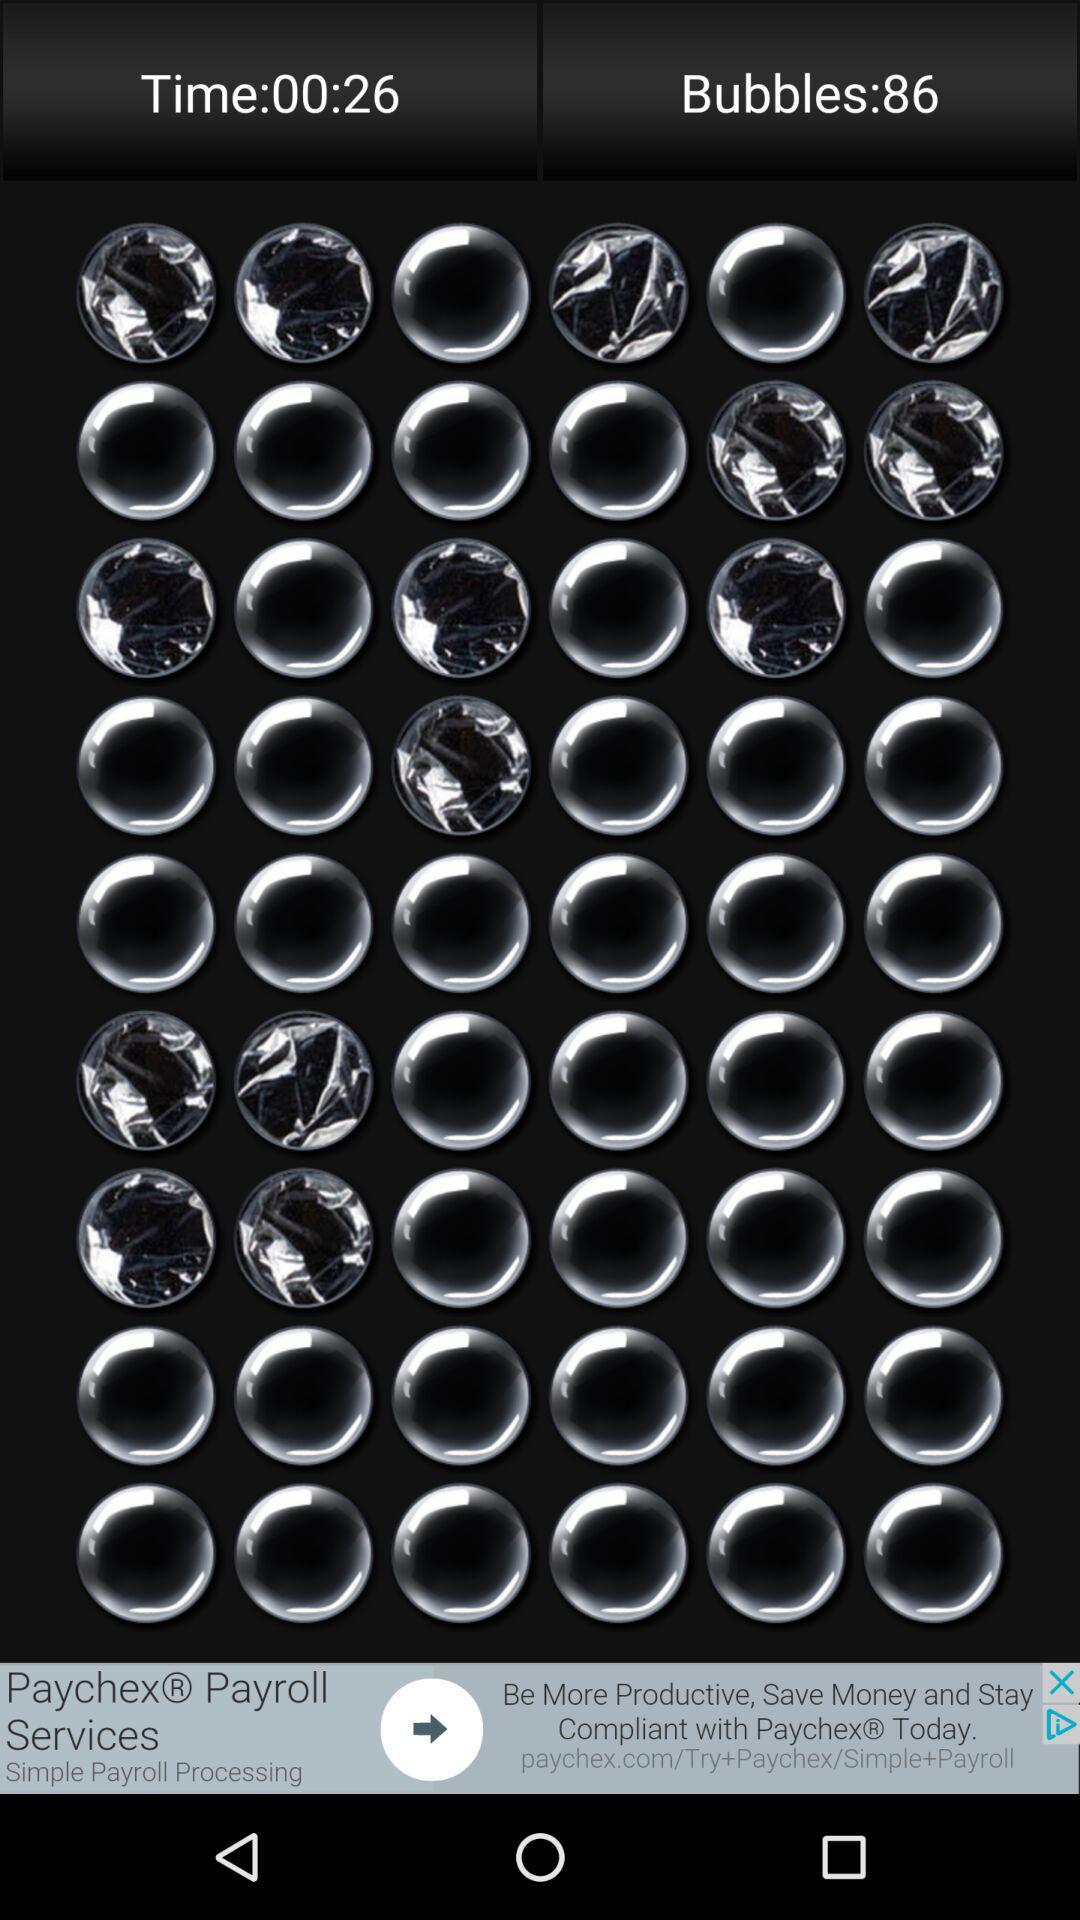 This screenshot has width=1080, height=1920. Describe the element at coordinates (617, 482) in the screenshot. I see `the refresh icon` at that location.